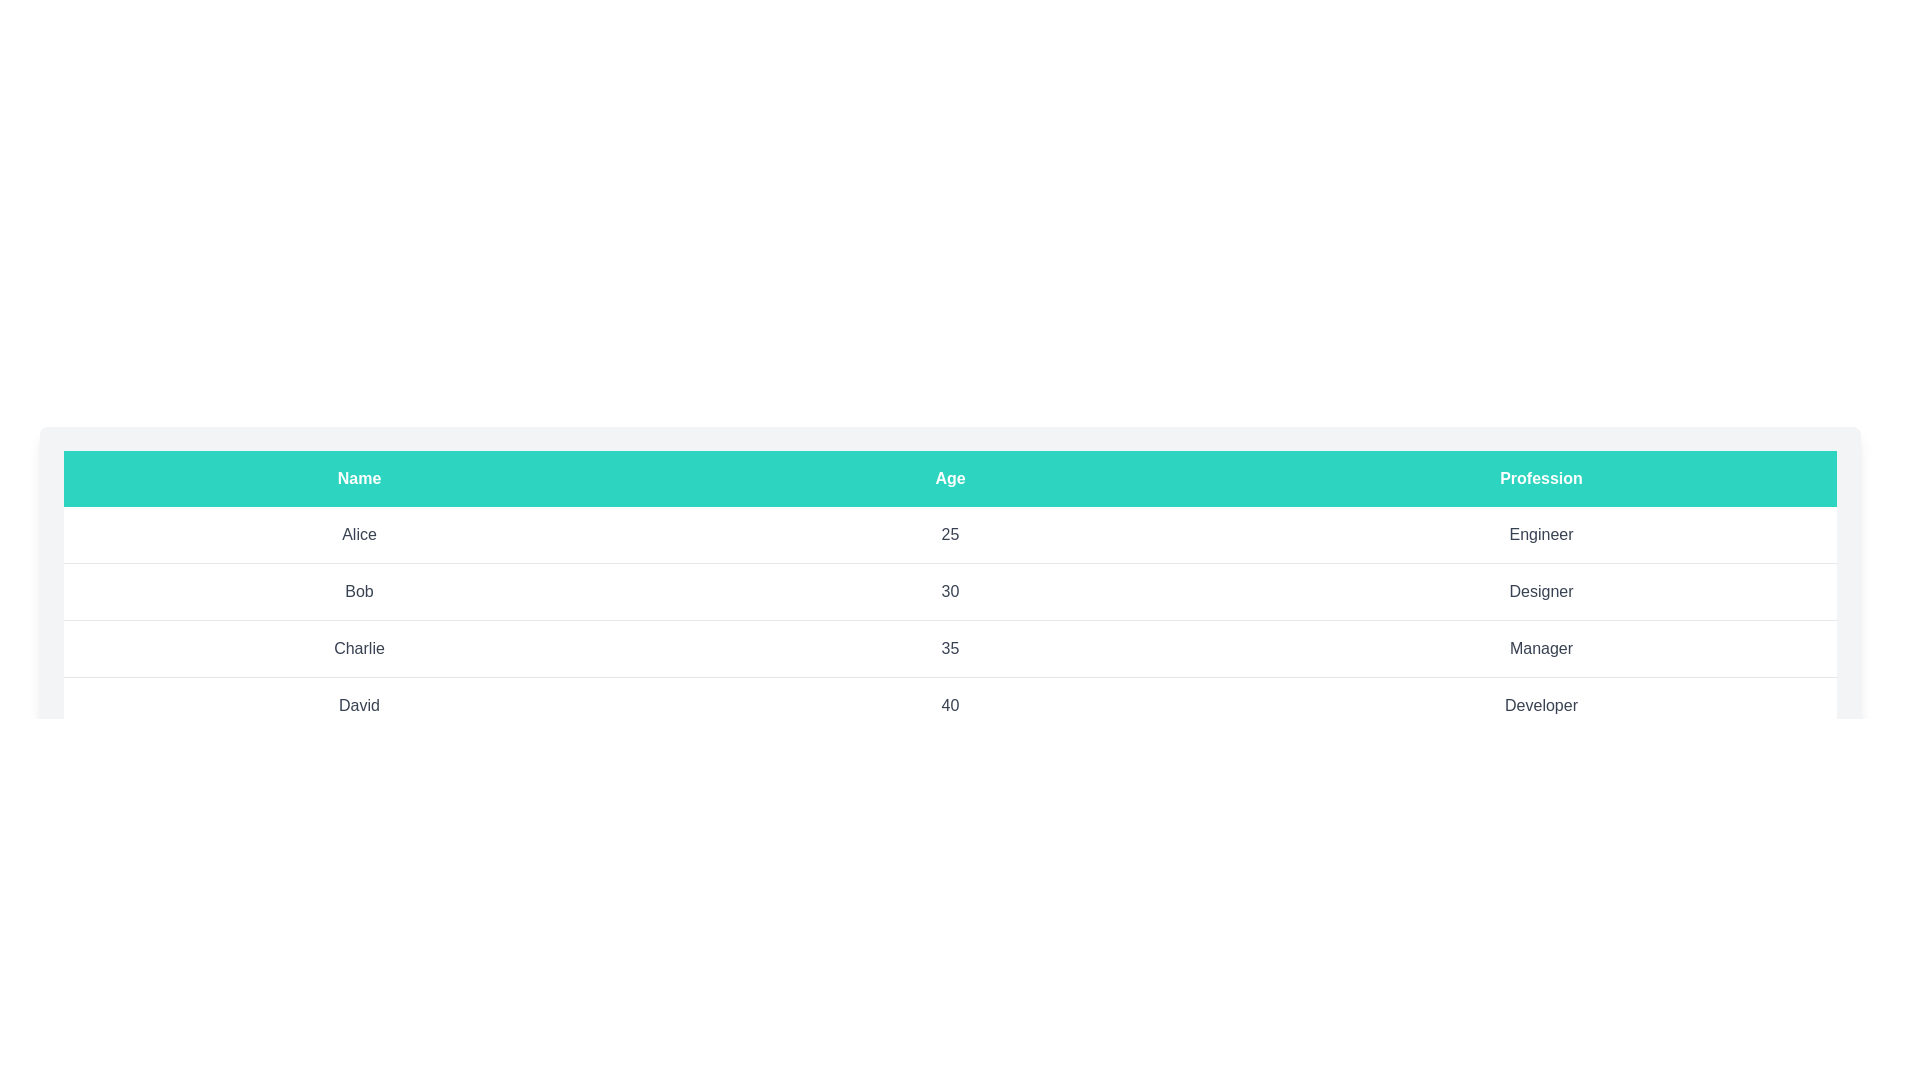 The height and width of the screenshot is (1080, 1920). I want to click on text label displaying '30' located in the second row under the 'Age' column of the table where 'Bob' and 'Designer' are listed, so click(949, 590).